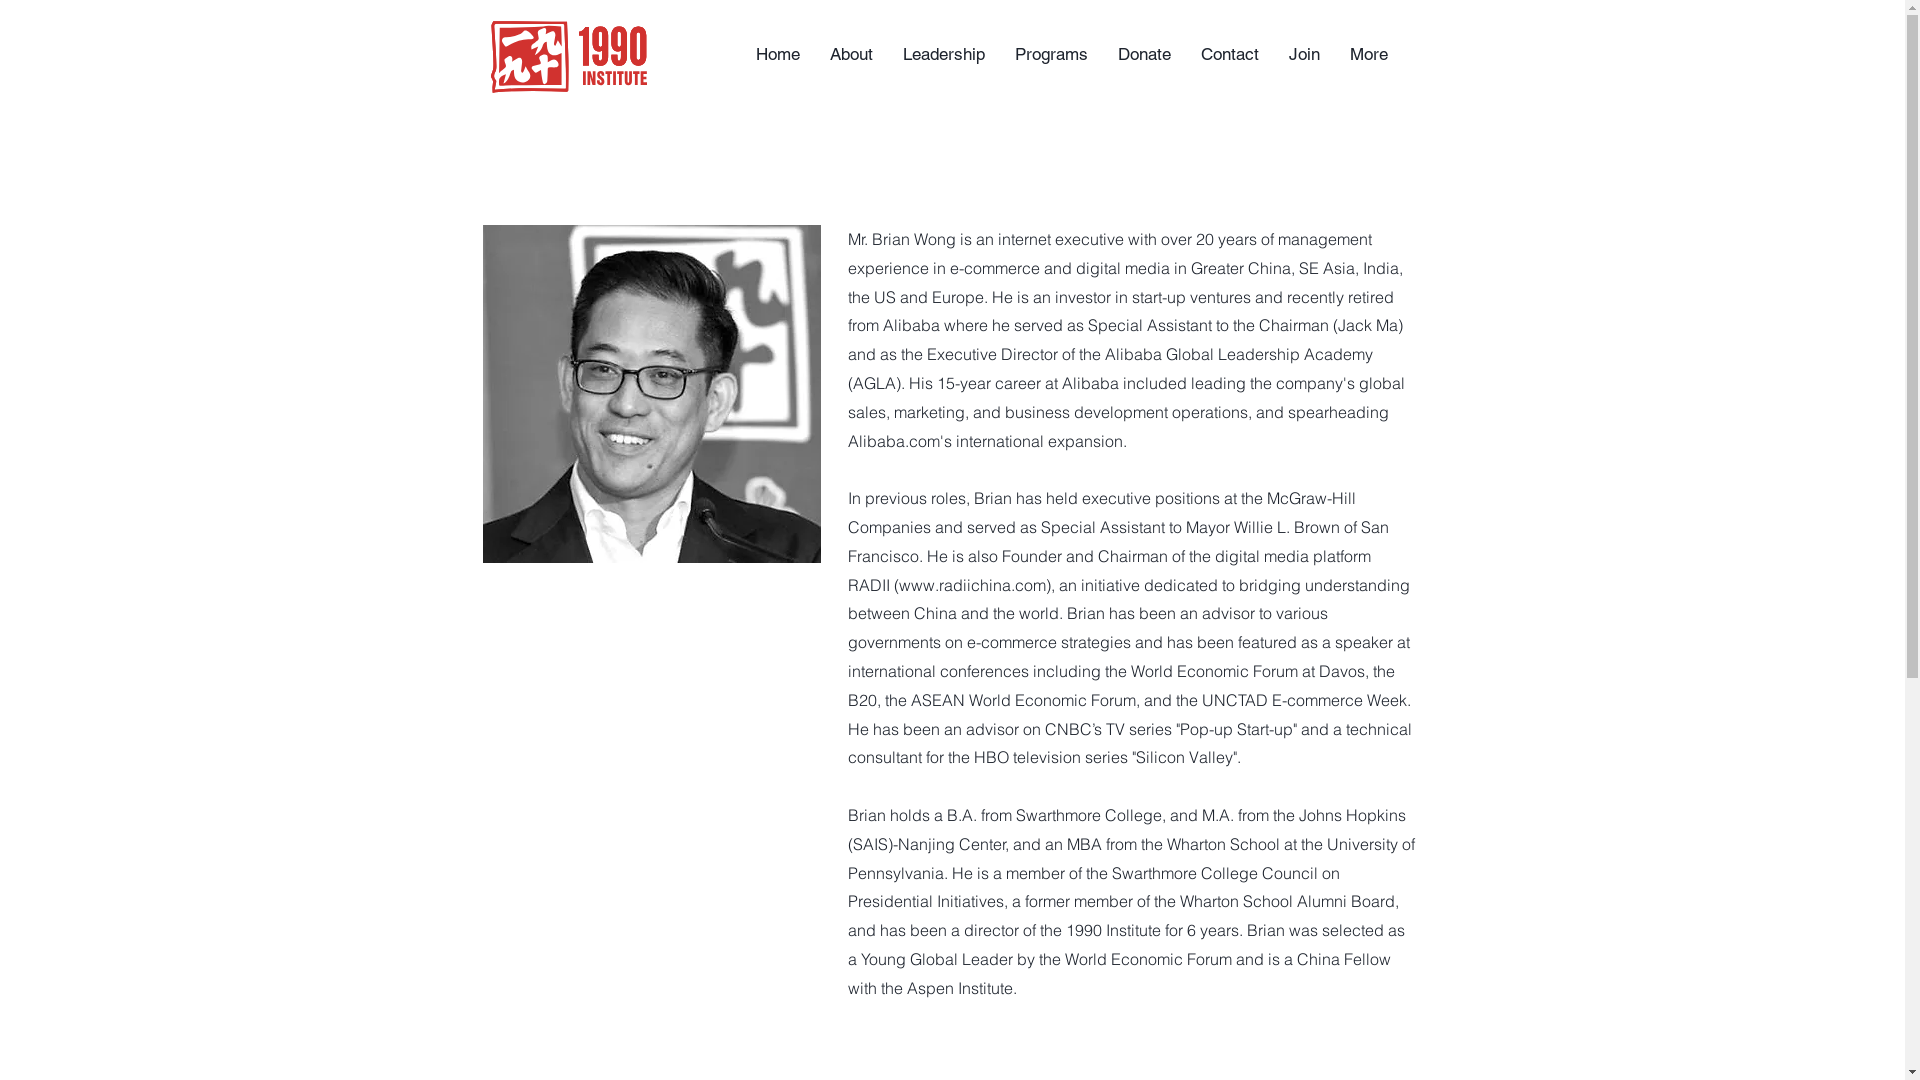 The height and width of the screenshot is (1080, 1920). What do you see at coordinates (1143, 53) in the screenshot?
I see `'Donate'` at bounding box center [1143, 53].